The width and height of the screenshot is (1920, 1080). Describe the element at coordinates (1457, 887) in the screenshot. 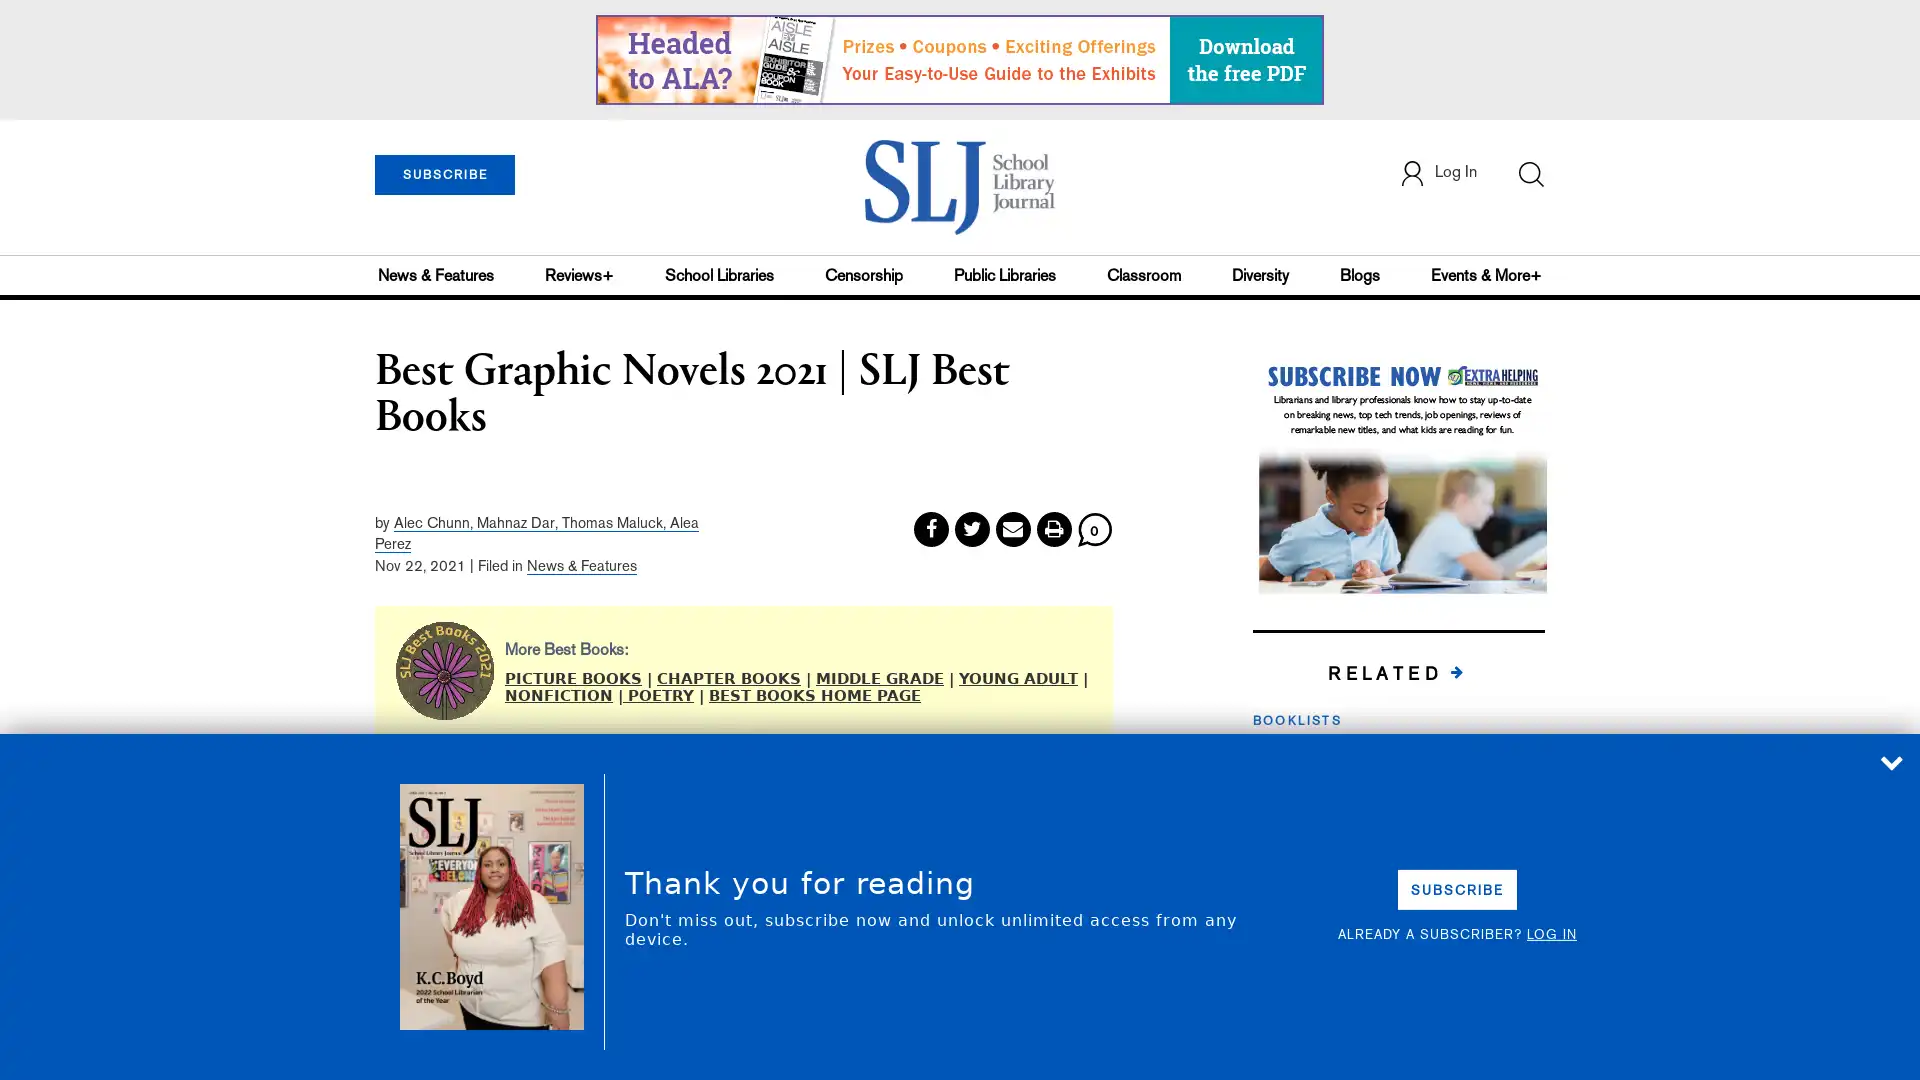

I see `SUBSCRIBE` at that location.